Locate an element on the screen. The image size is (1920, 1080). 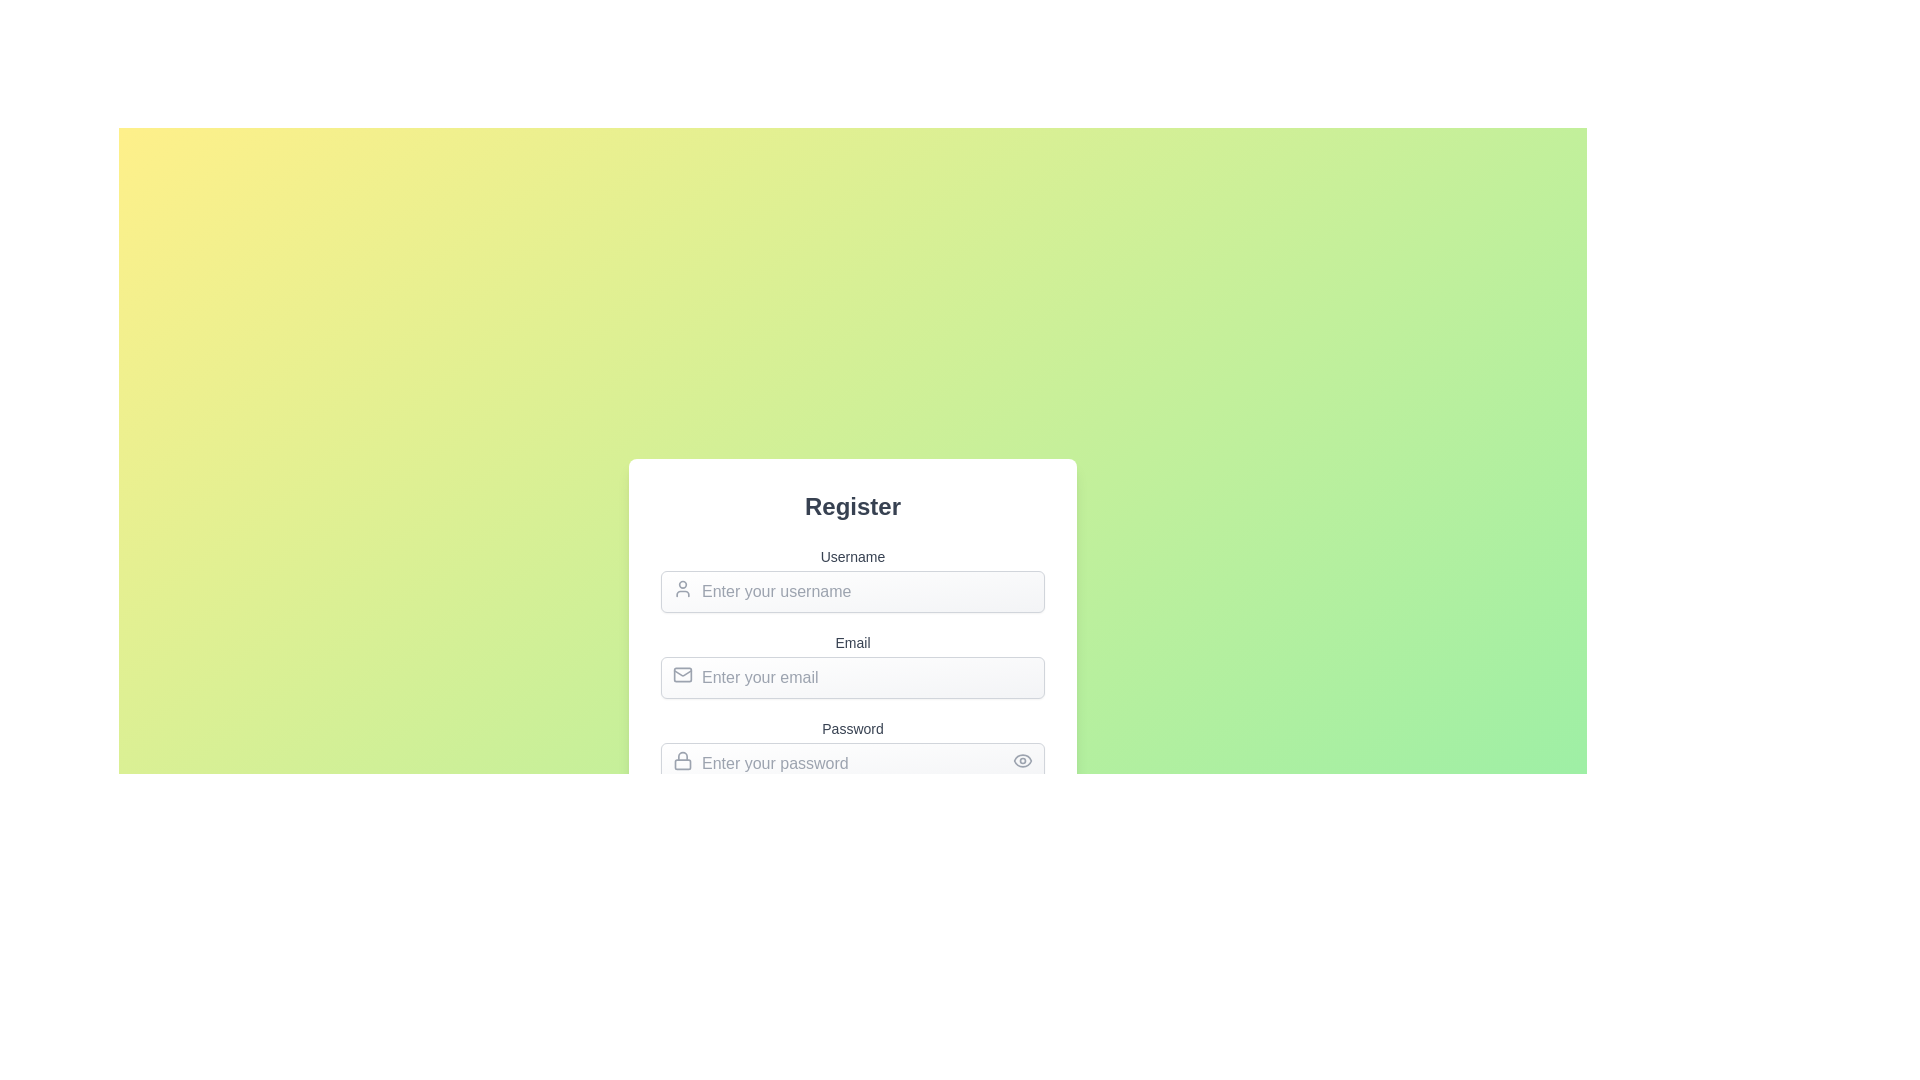
the visibility toggle button located at the right side of the password input field is located at coordinates (1022, 760).